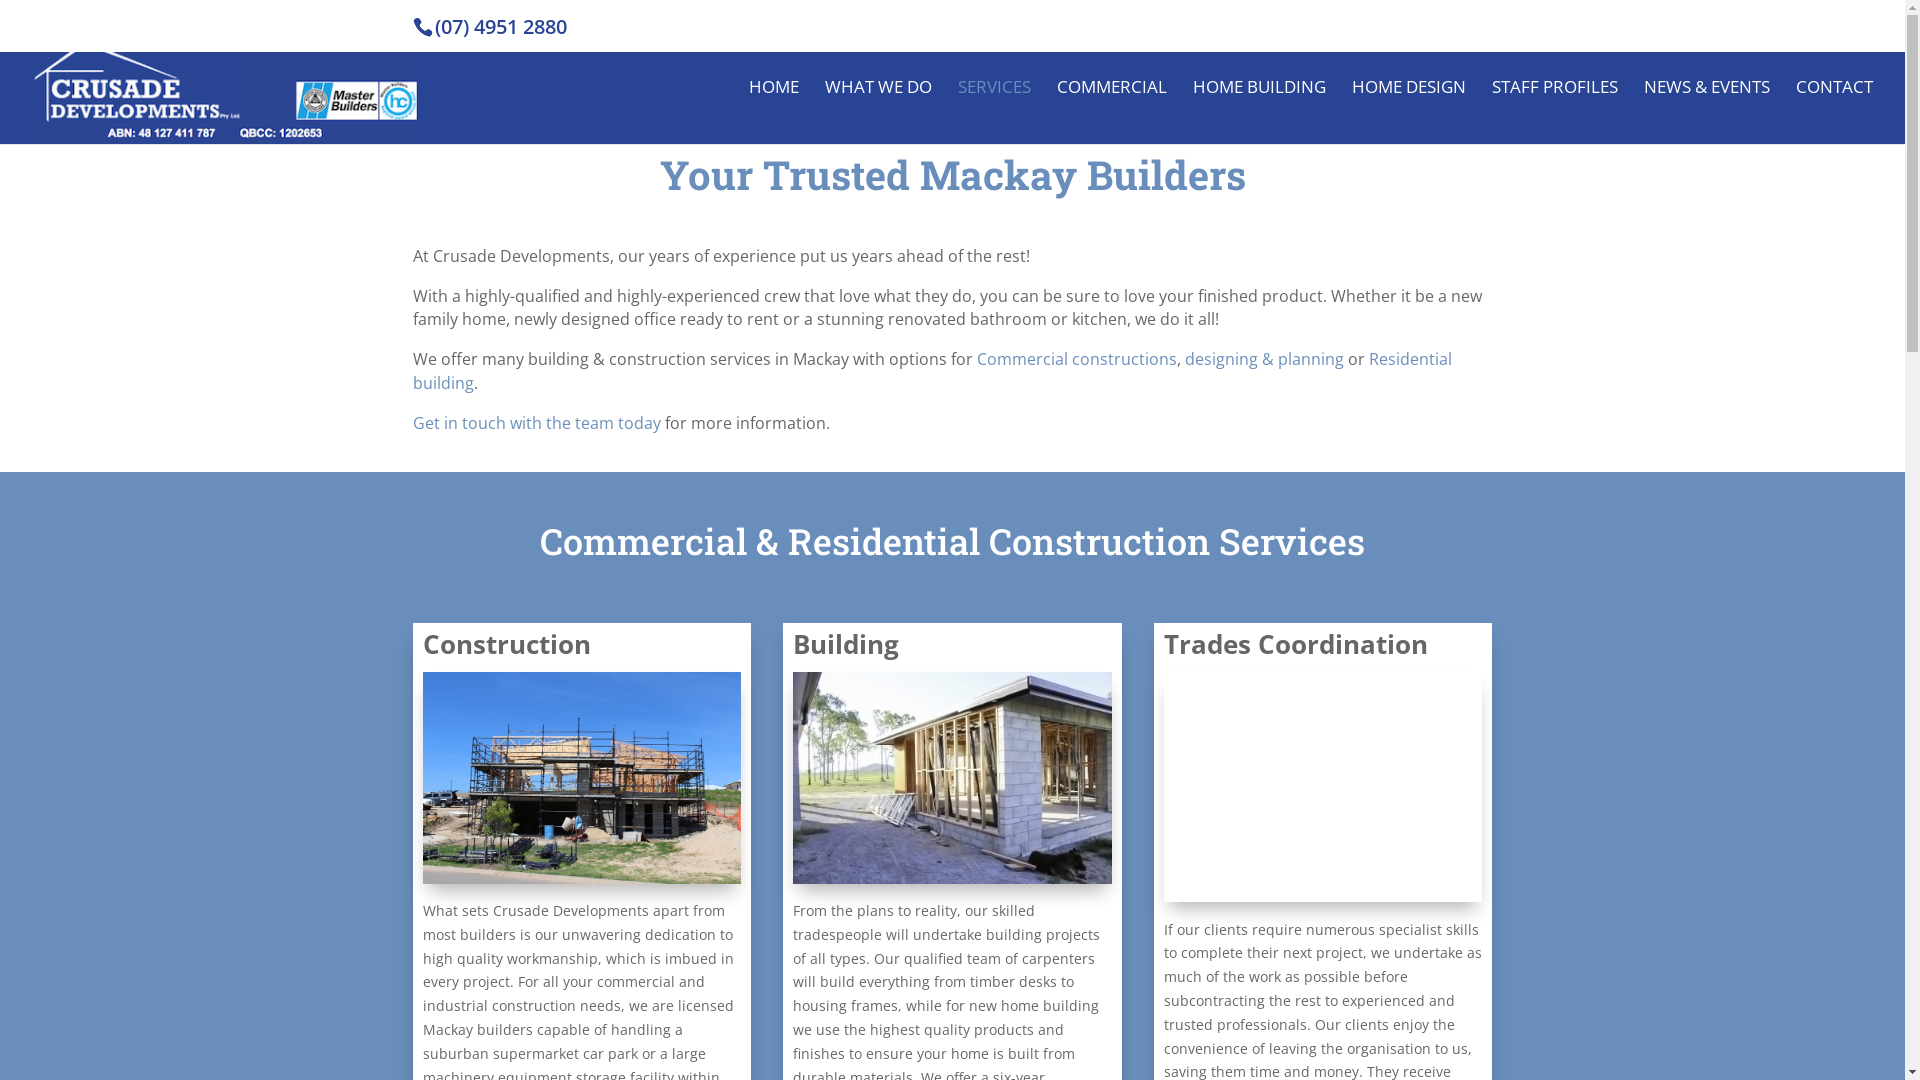 The width and height of the screenshot is (1920, 1080). What do you see at coordinates (1706, 111) in the screenshot?
I see `'NEWS & EVENTS'` at bounding box center [1706, 111].